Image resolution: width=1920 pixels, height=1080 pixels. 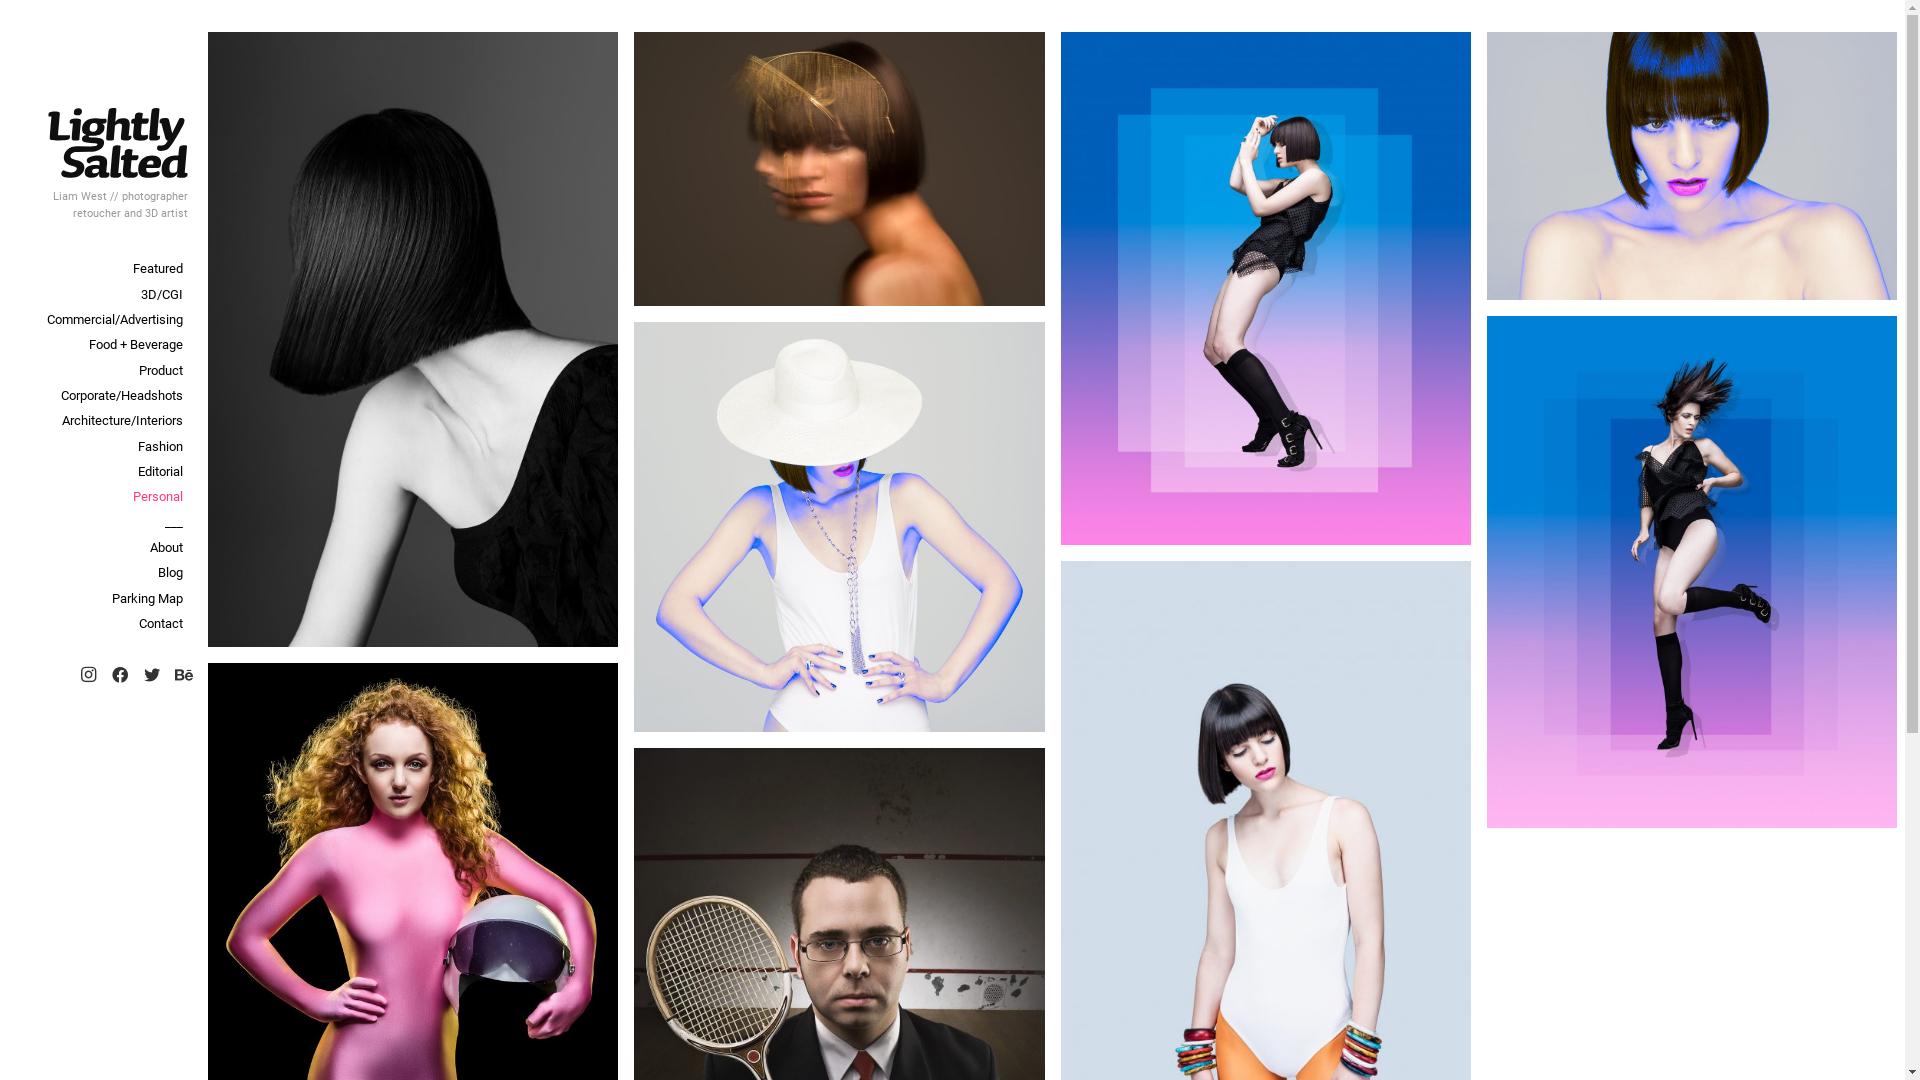 What do you see at coordinates (99, 622) in the screenshot?
I see `'Contact'` at bounding box center [99, 622].